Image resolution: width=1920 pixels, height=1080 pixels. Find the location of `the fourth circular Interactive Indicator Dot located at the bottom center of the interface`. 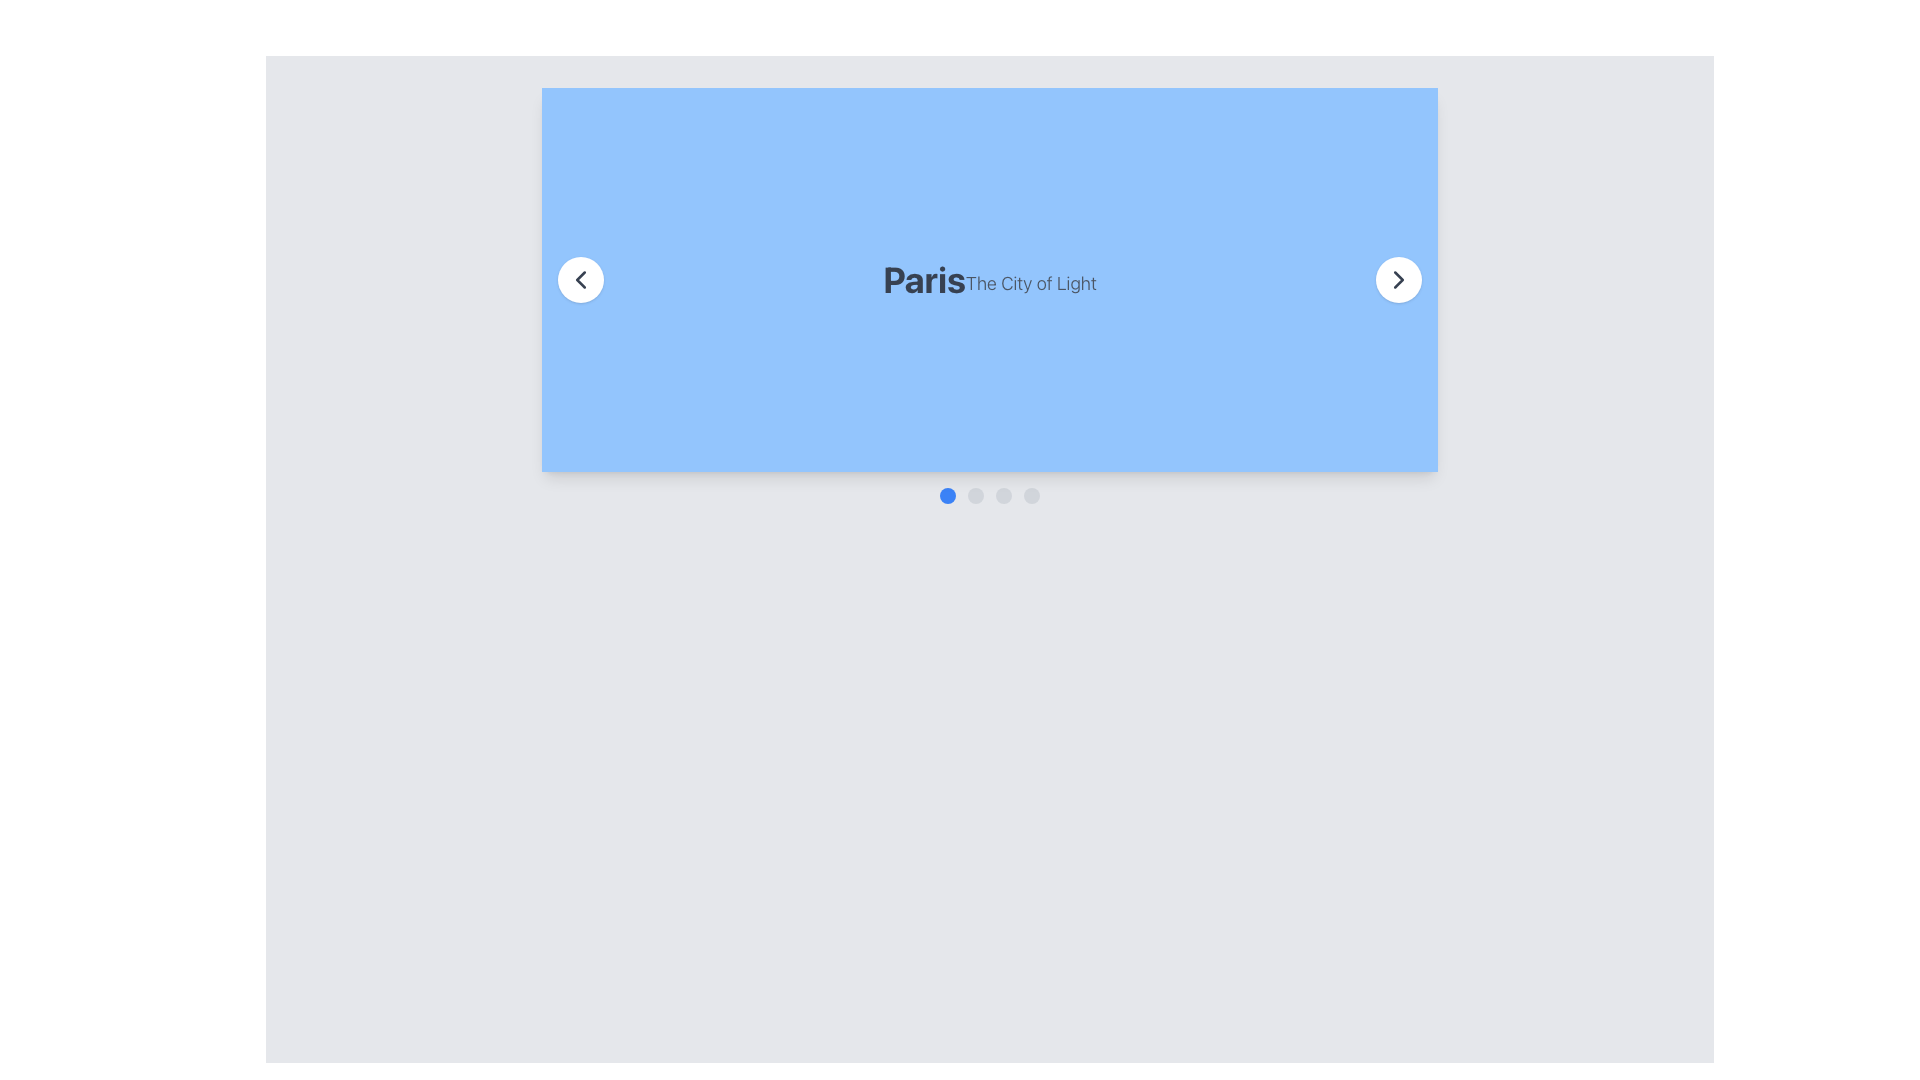

the fourth circular Interactive Indicator Dot located at the bottom center of the interface is located at coordinates (1032, 495).